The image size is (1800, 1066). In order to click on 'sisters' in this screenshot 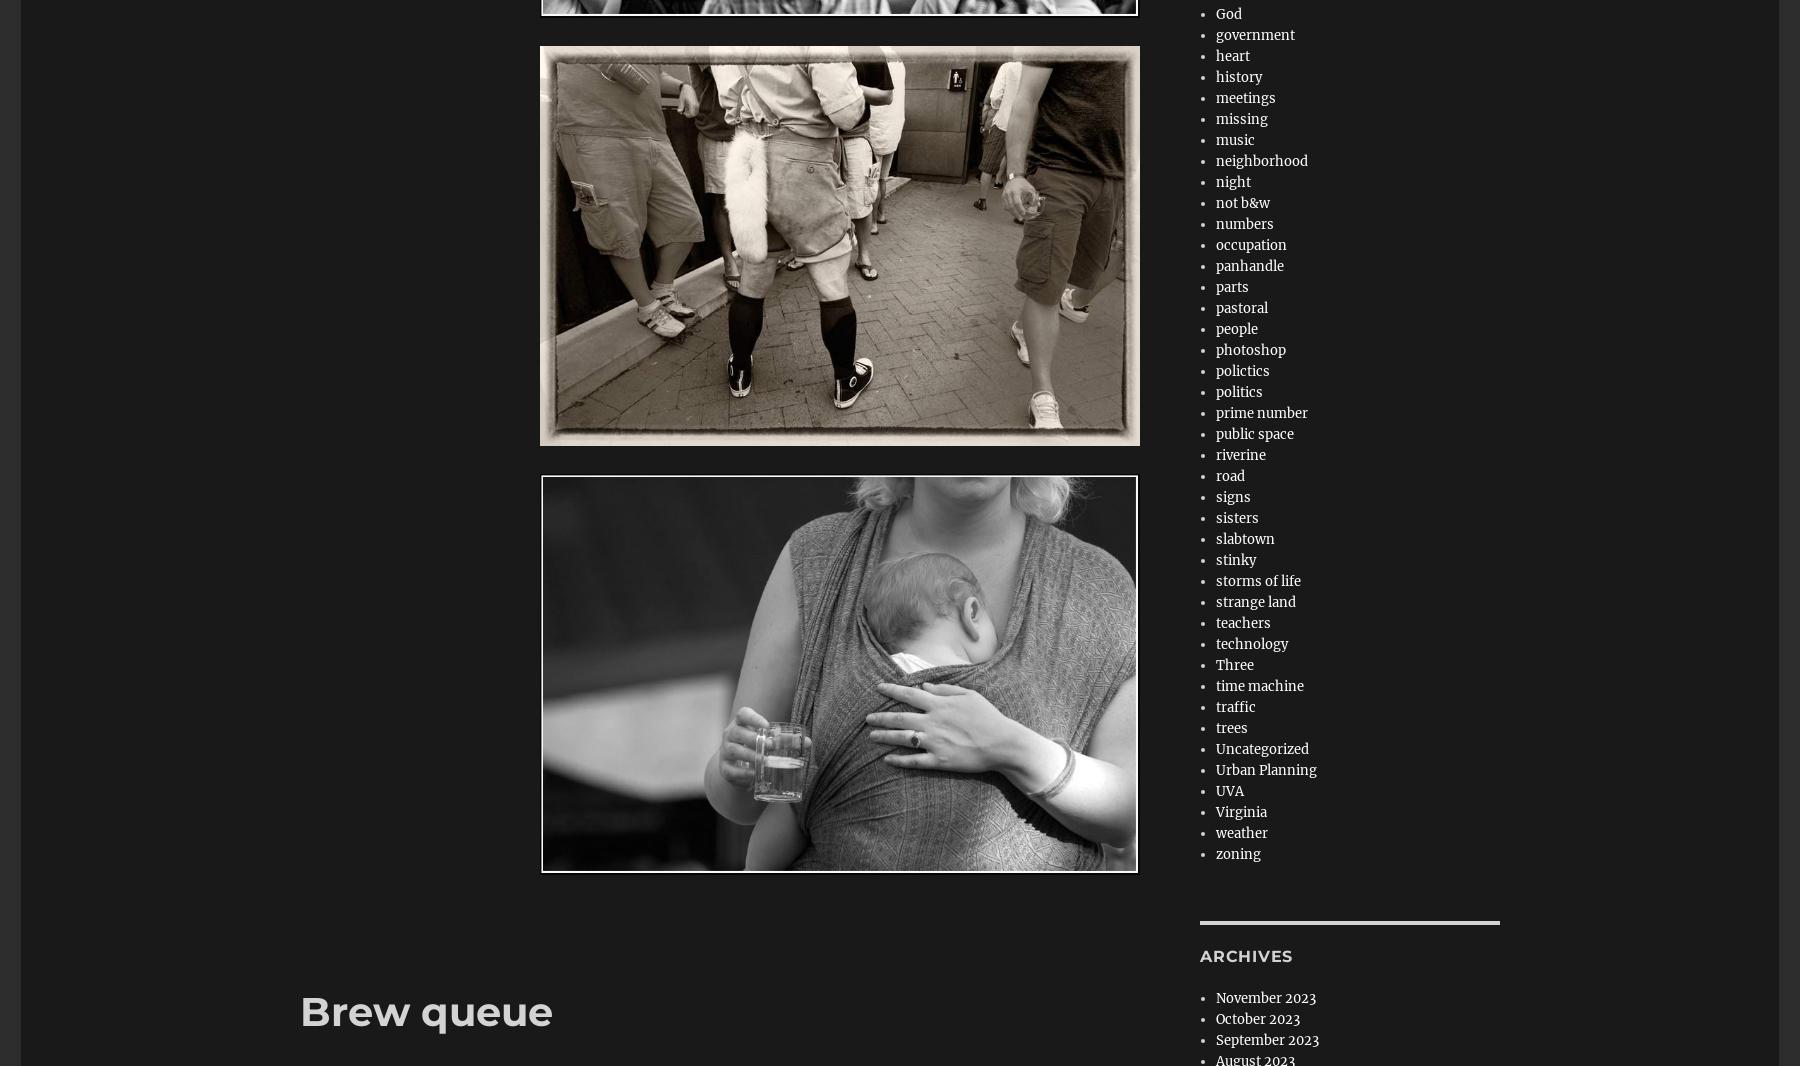, I will do `click(1236, 518)`.